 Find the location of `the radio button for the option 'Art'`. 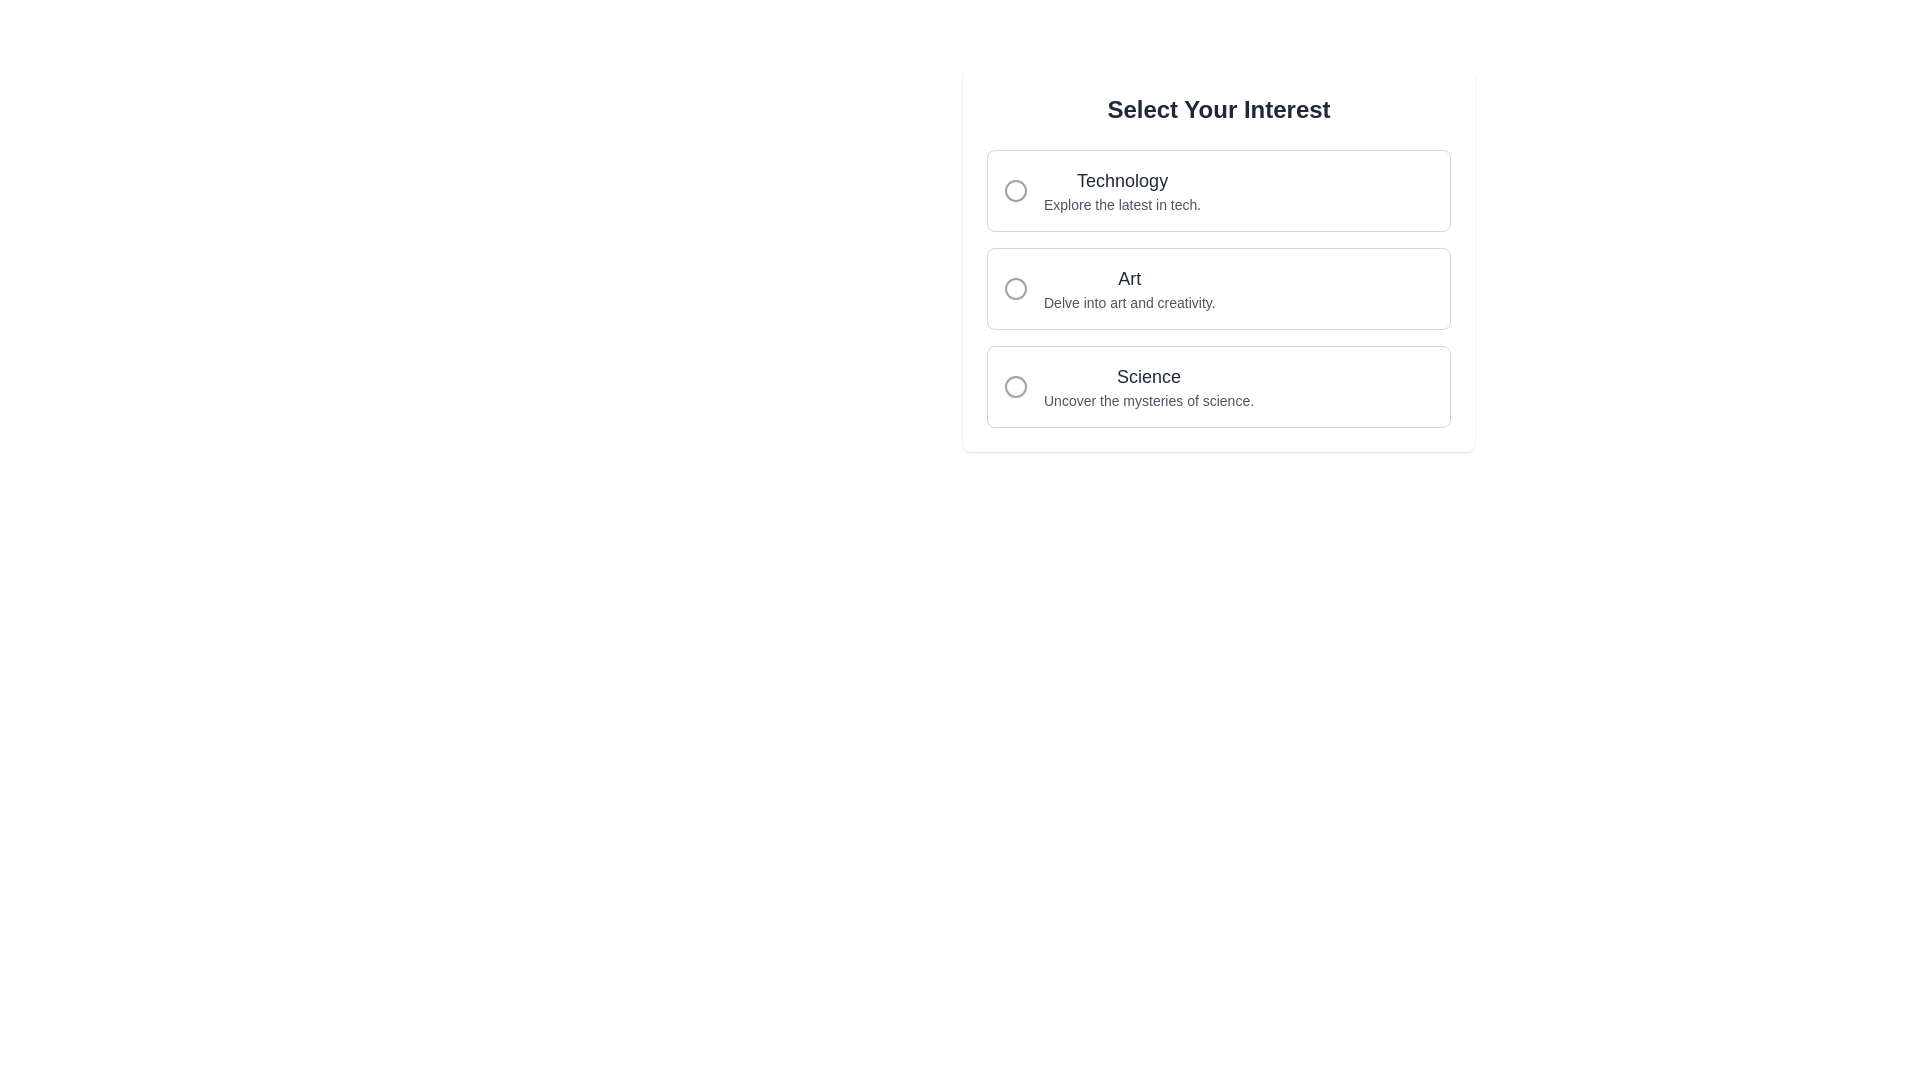

the radio button for the option 'Art' is located at coordinates (1016, 289).